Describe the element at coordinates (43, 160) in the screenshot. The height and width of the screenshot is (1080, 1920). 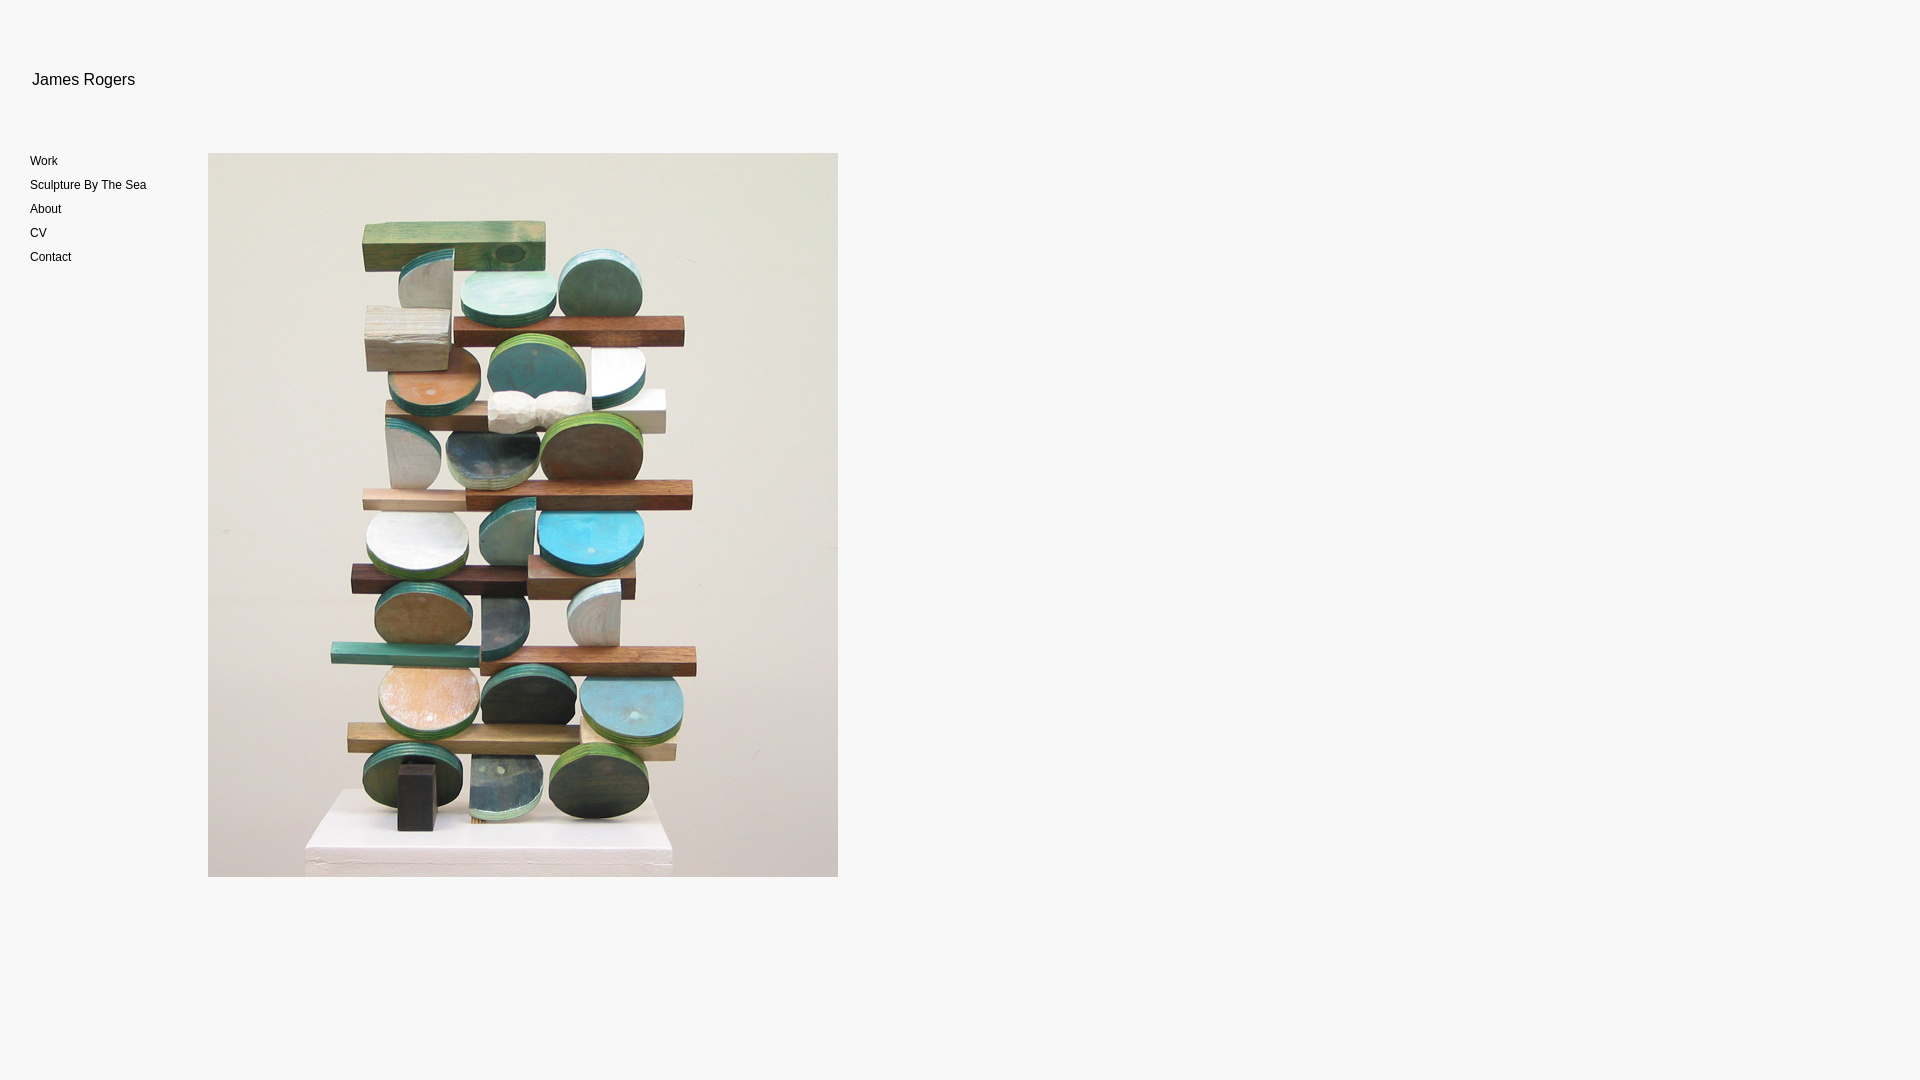
I see `'Work'` at that location.